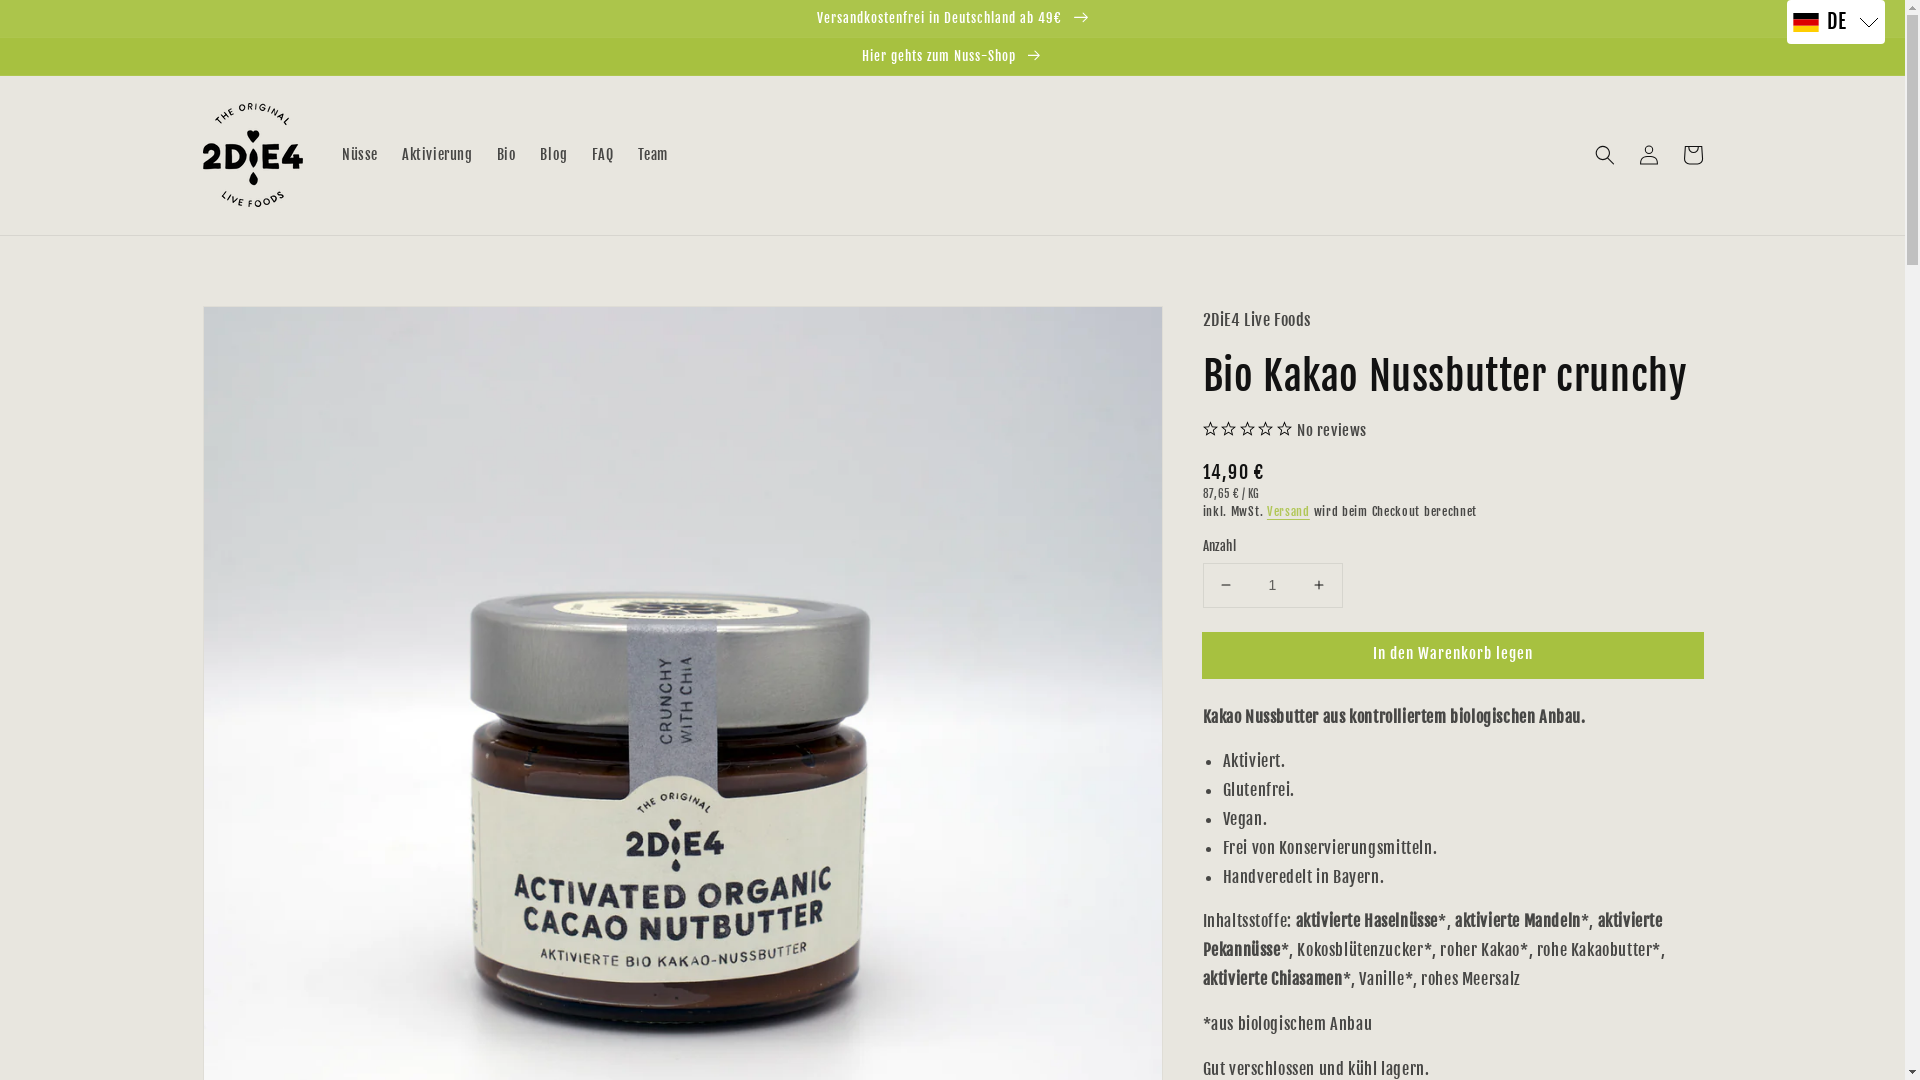 The image size is (1920, 1080). What do you see at coordinates (1626, 153) in the screenshot?
I see `'Einloggen'` at bounding box center [1626, 153].